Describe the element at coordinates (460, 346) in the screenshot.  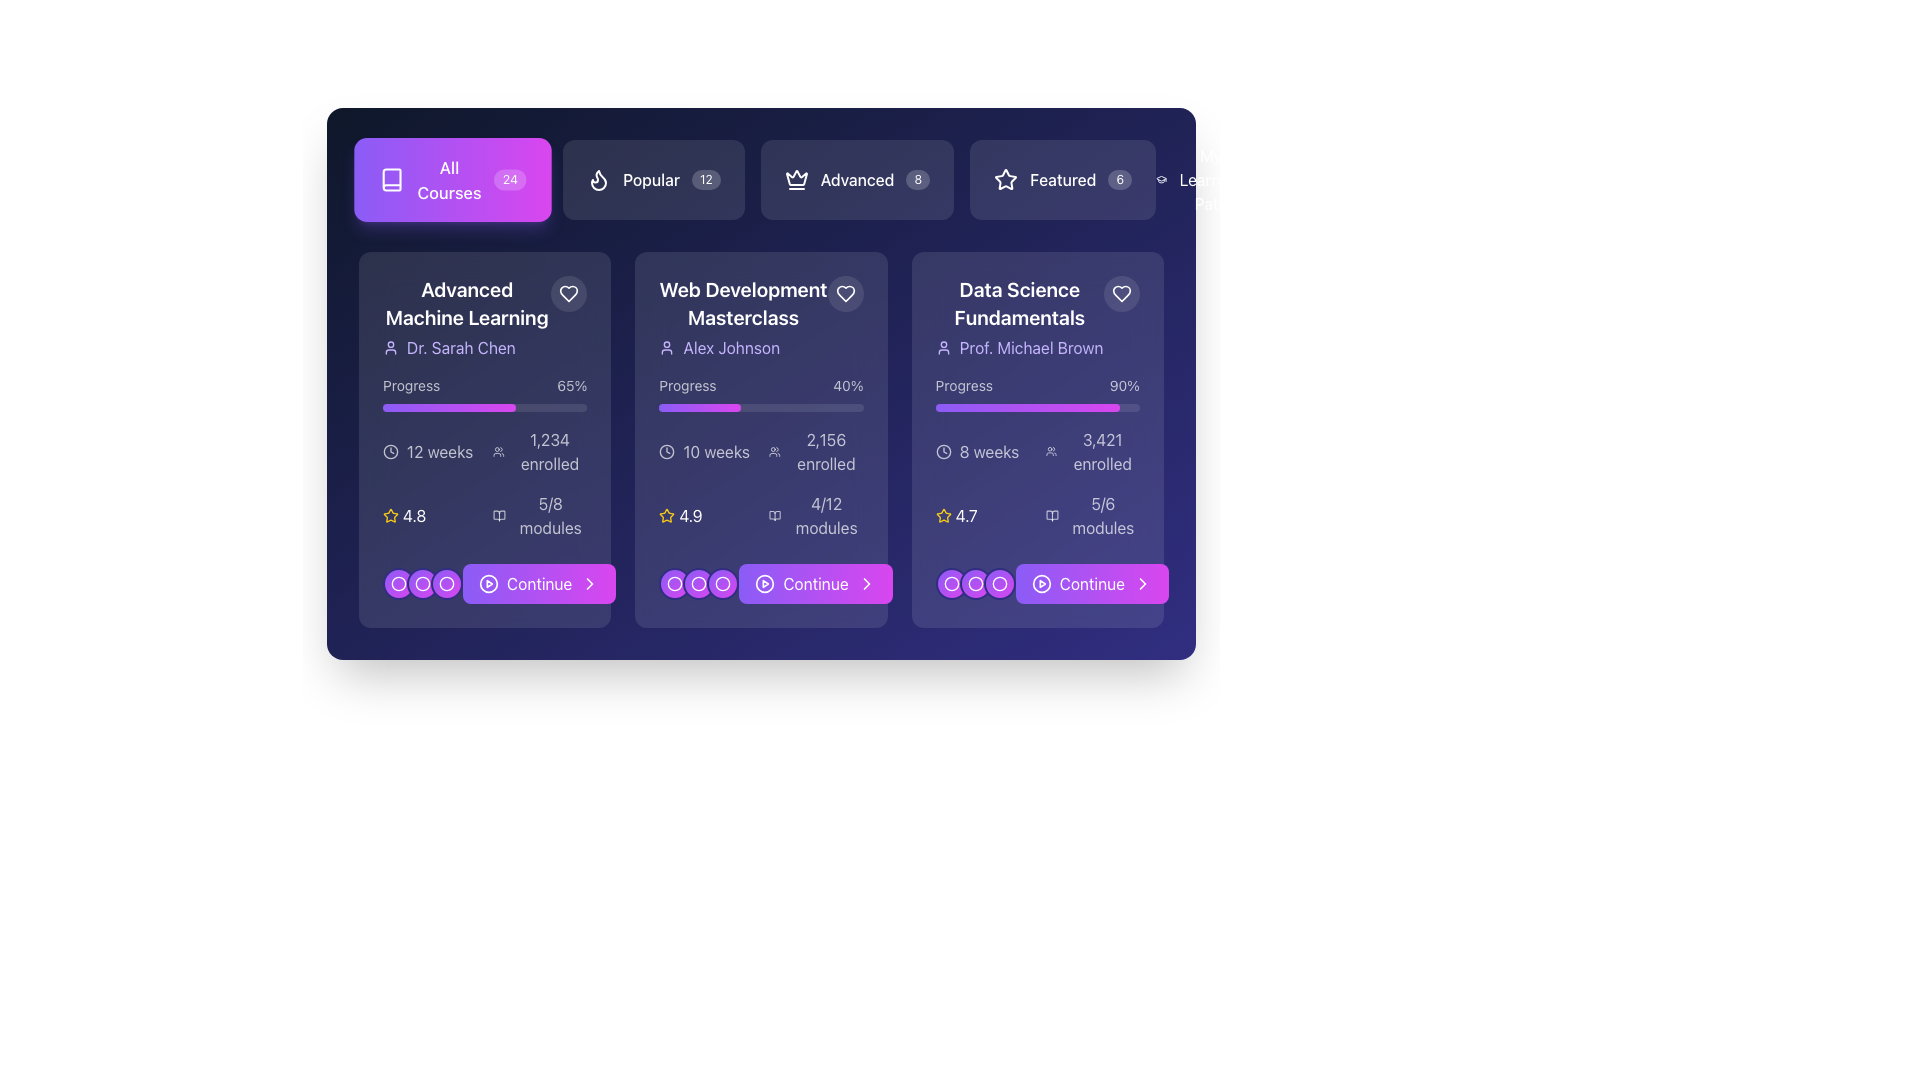
I see `text label 'Dr. Sarah Chen' which is styled in light violet color and positioned within a dark blue card interface, located in the upper-left section of the first card below the title 'Advanced Machine Learning'` at that location.